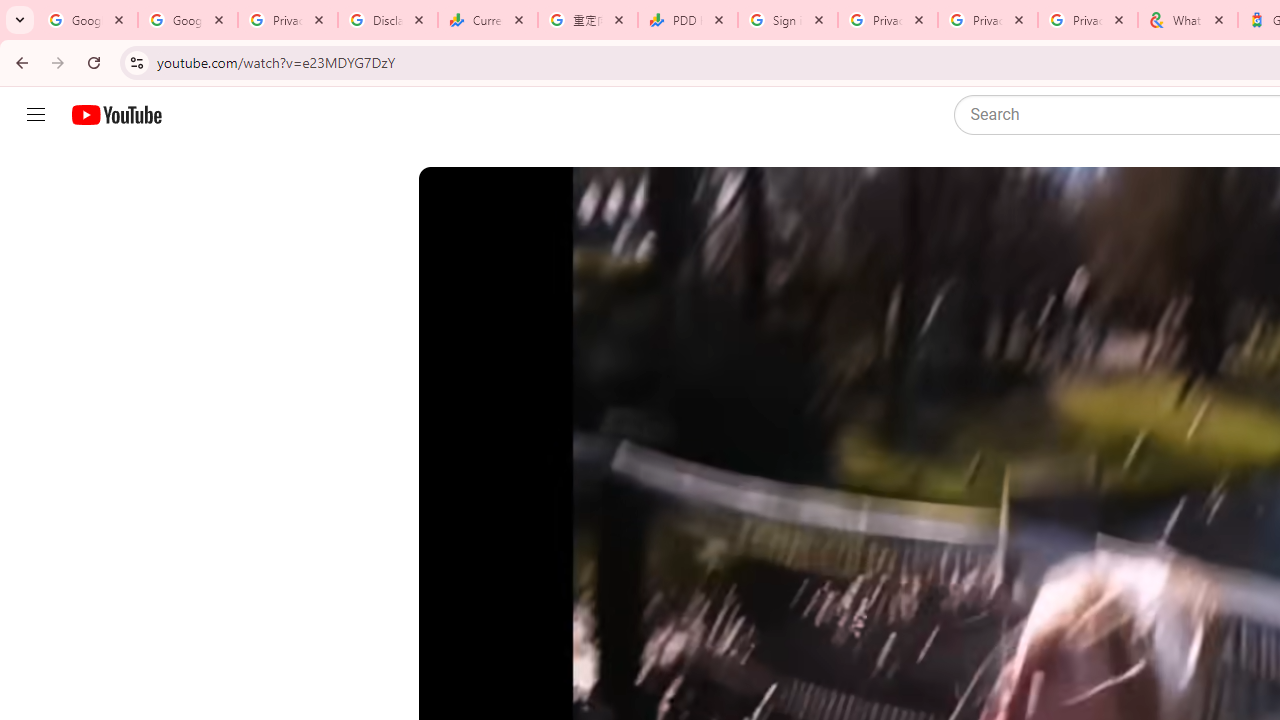 The image size is (1280, 720). Describe the element at coordinates (787, 20) in the screenshot. I see `'Sign in - Google Accounts'` at that location.